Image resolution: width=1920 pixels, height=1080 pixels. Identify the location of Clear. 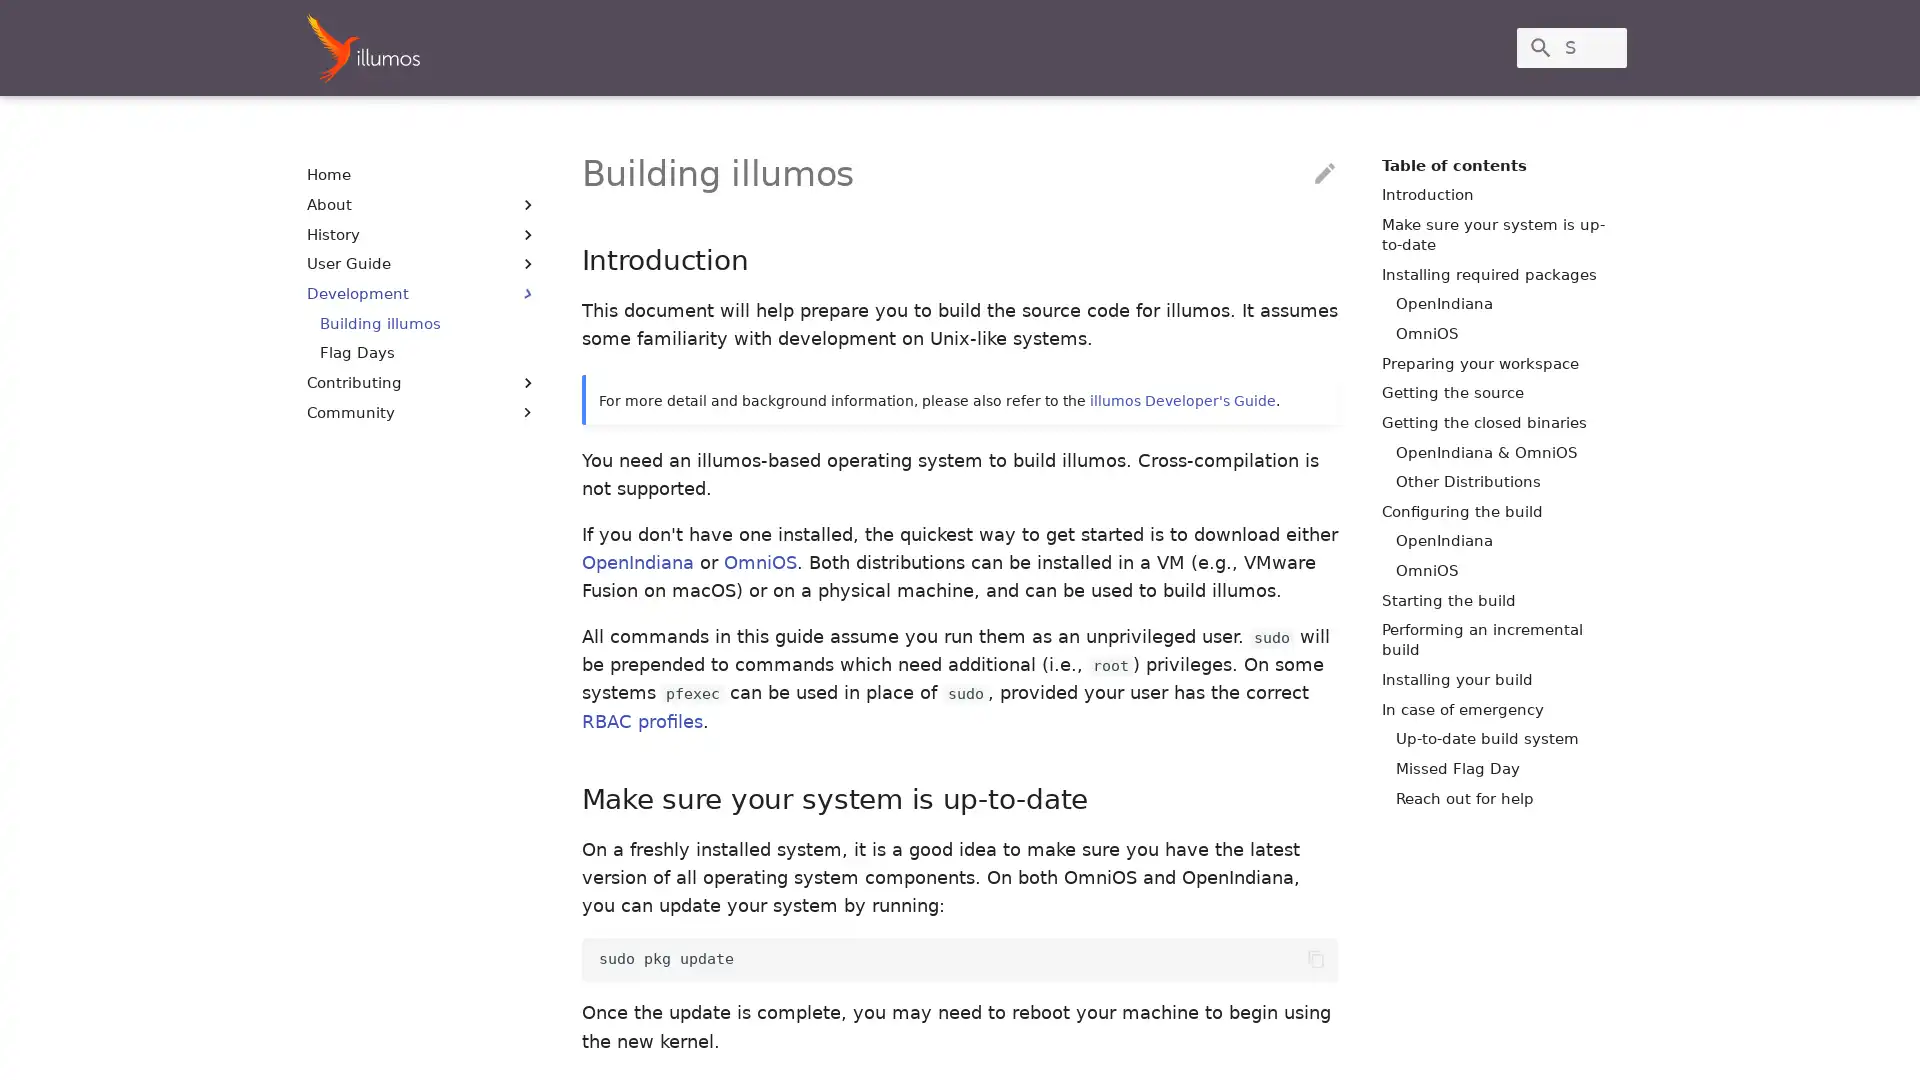
(1602, 46).